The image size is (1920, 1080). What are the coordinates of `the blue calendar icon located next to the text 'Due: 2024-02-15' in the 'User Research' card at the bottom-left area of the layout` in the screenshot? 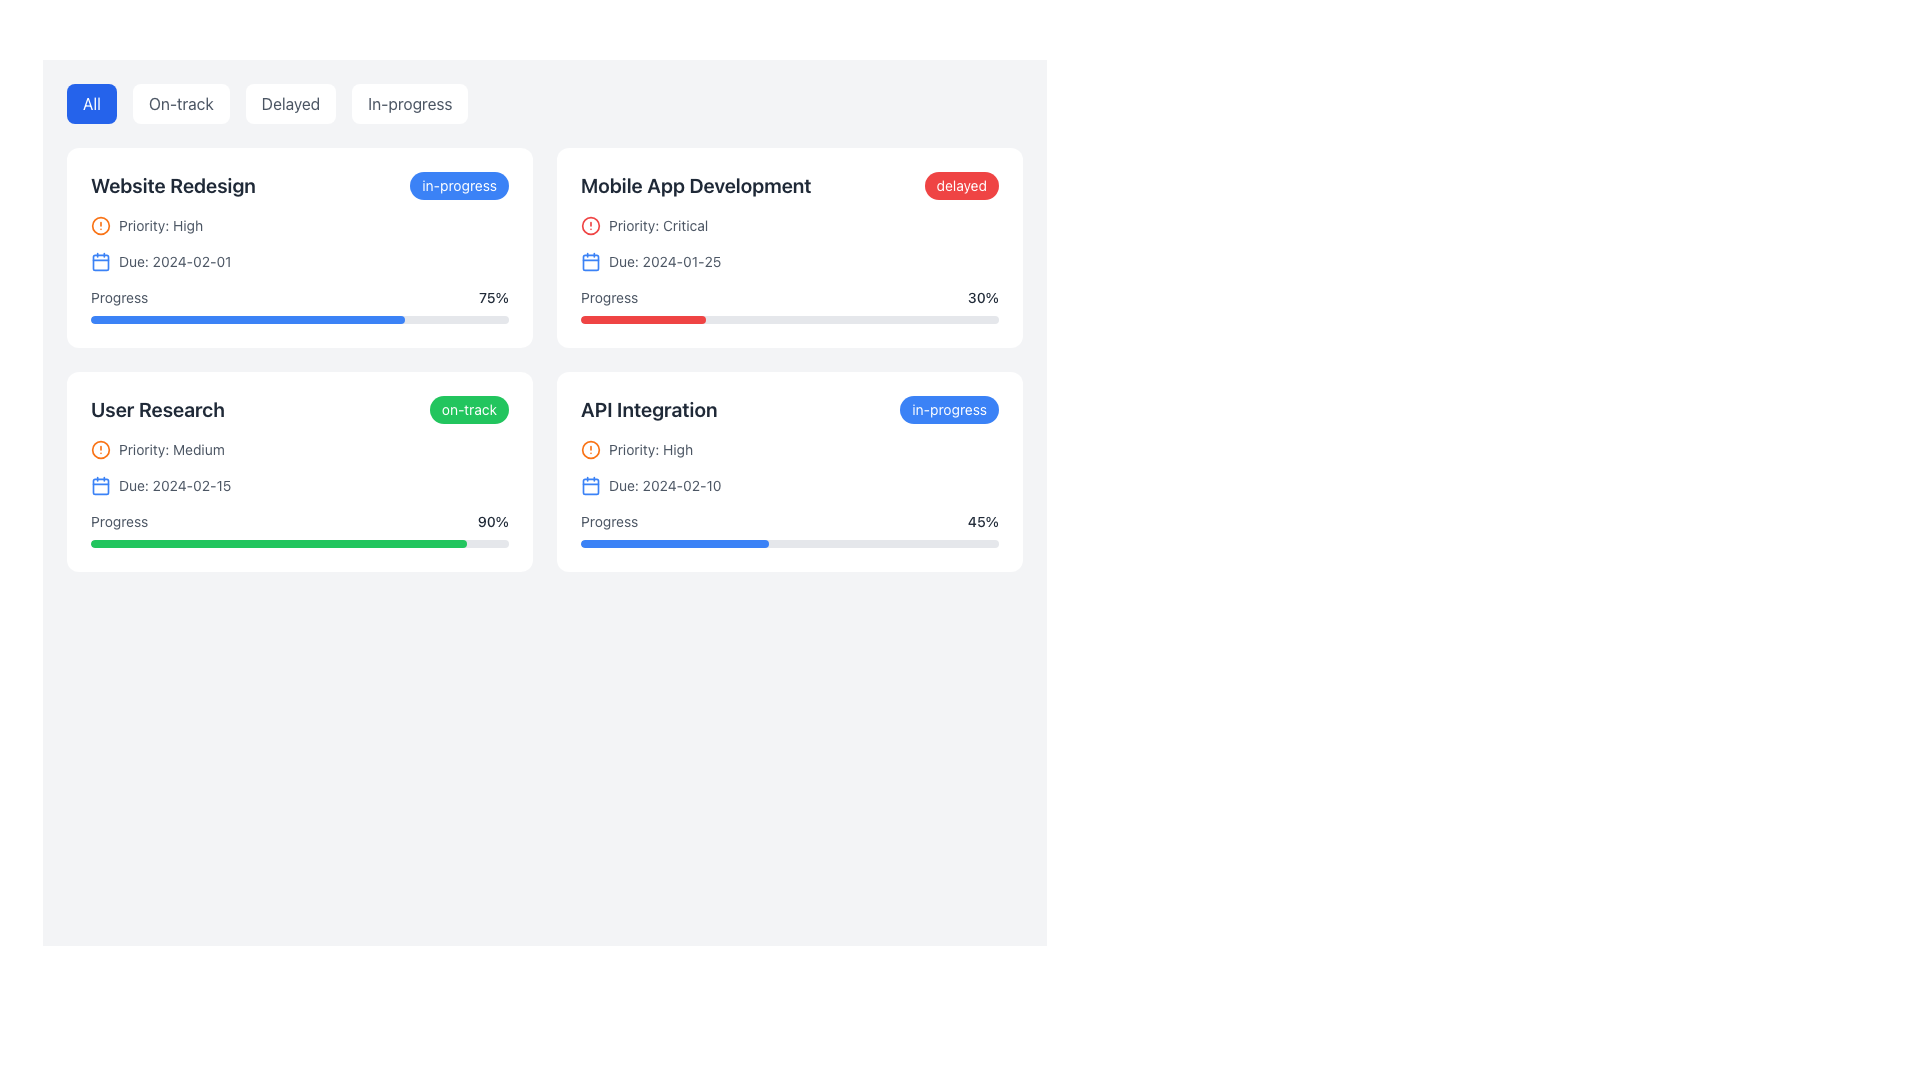 It's located at (99, 486).